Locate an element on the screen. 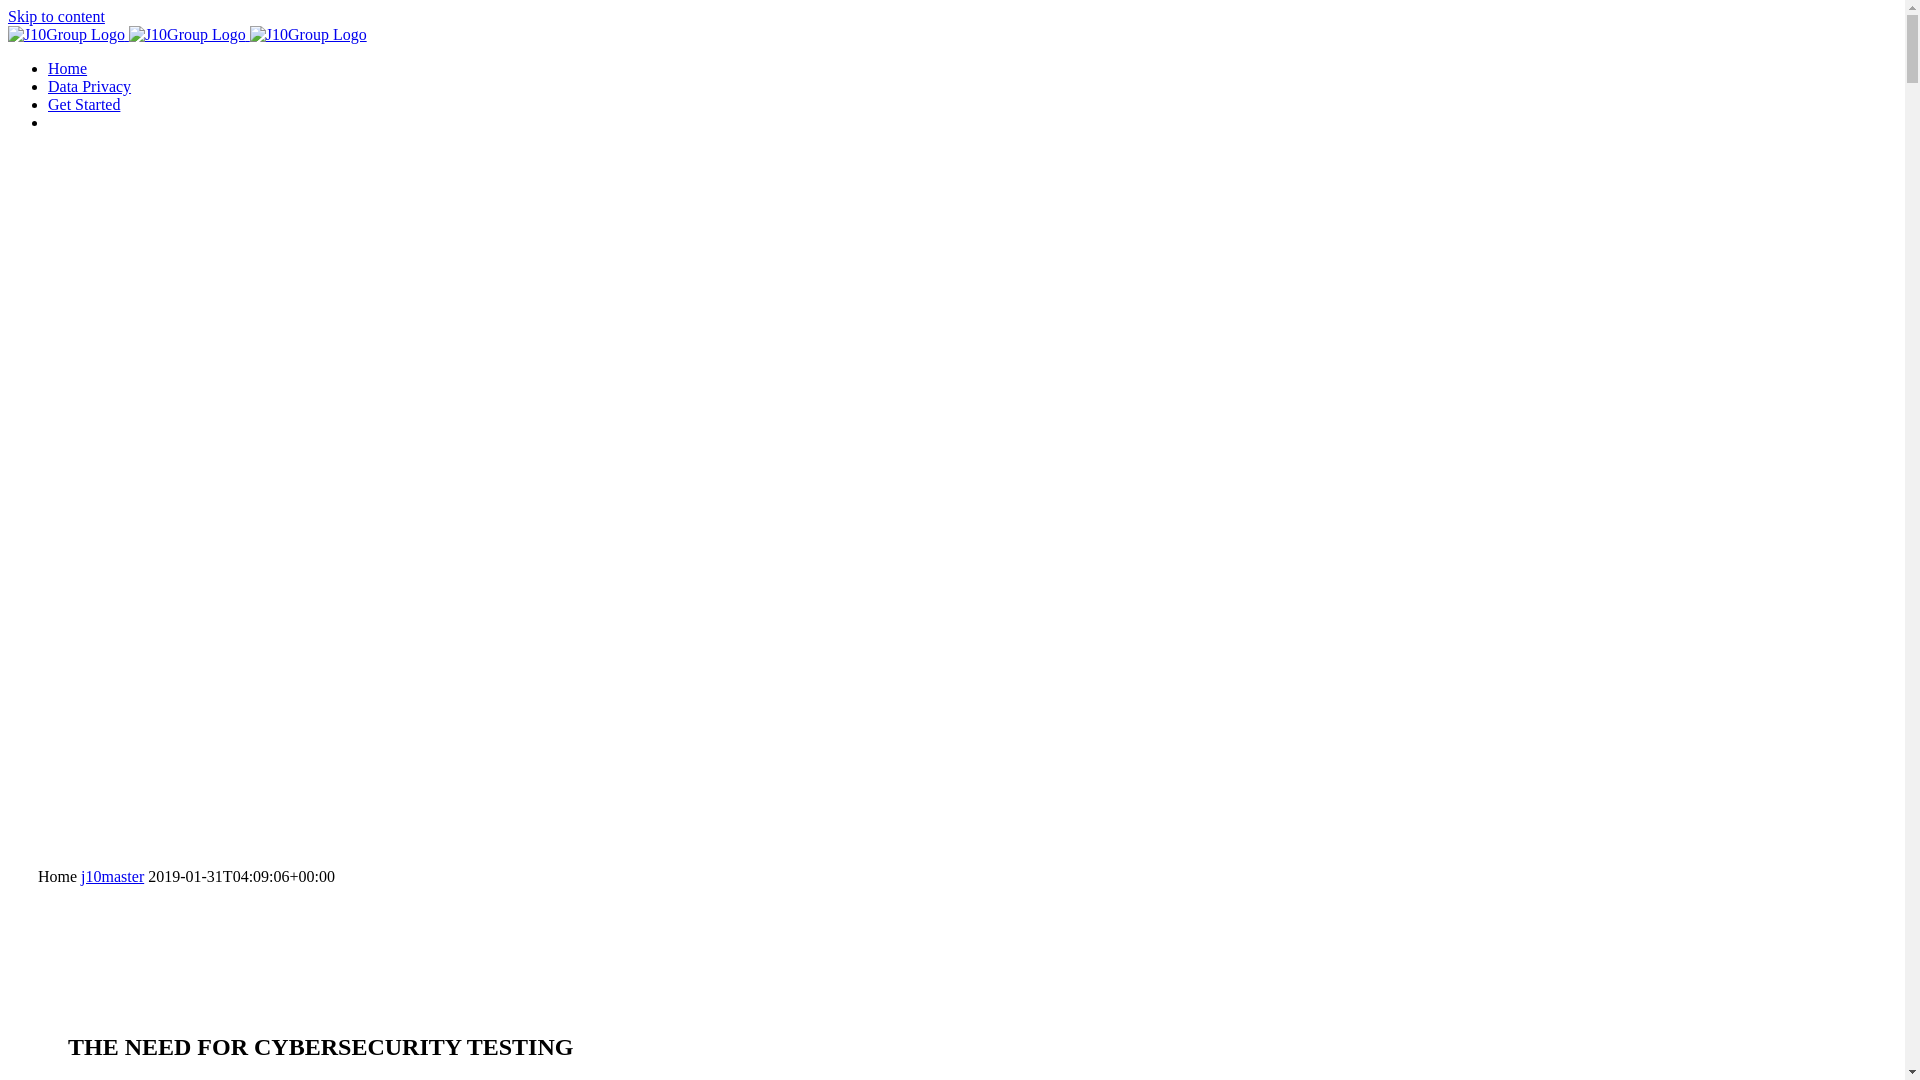  'Skip to content' is located at coordinates (8, 16).